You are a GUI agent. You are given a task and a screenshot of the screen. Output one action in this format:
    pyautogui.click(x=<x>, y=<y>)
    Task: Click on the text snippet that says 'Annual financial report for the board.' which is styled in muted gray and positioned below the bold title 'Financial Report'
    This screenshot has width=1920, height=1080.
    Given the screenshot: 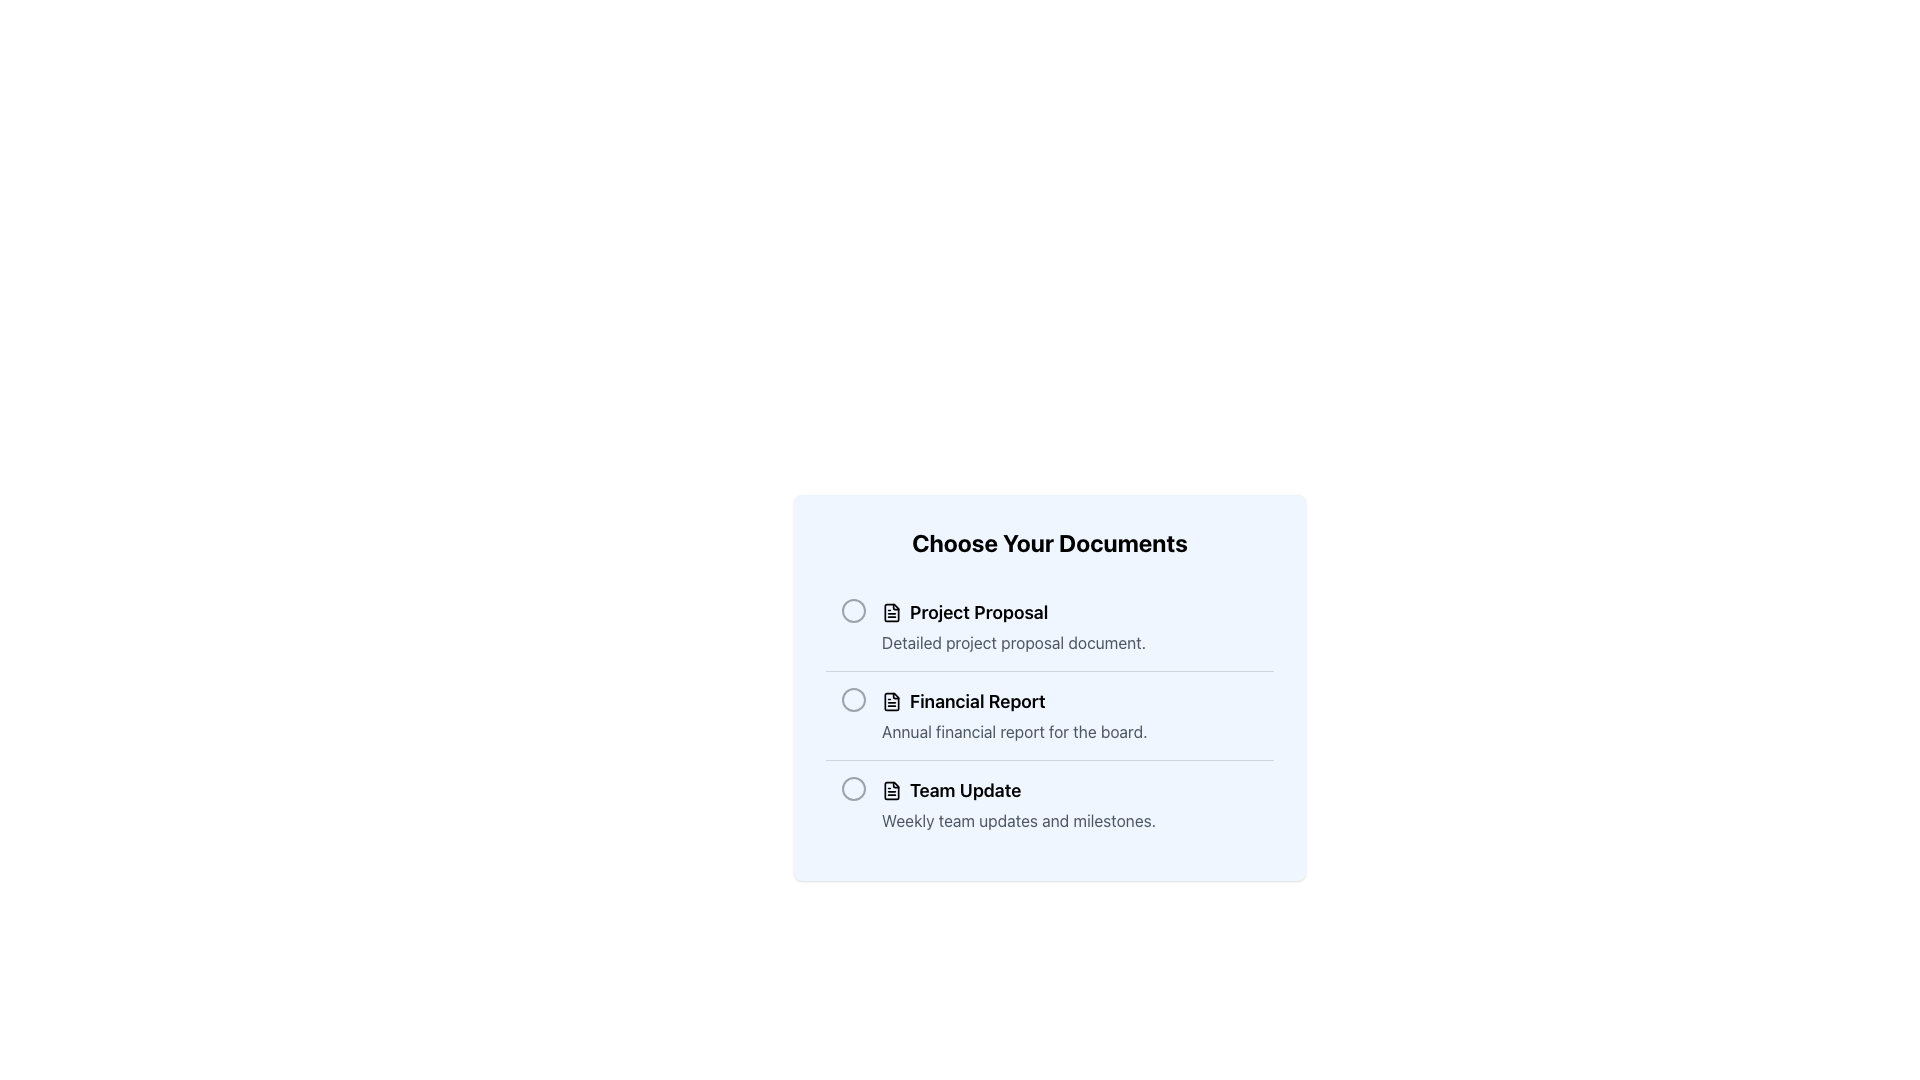 What is the action you would take?
    pyautogui.click(x=1014, y=732)
    